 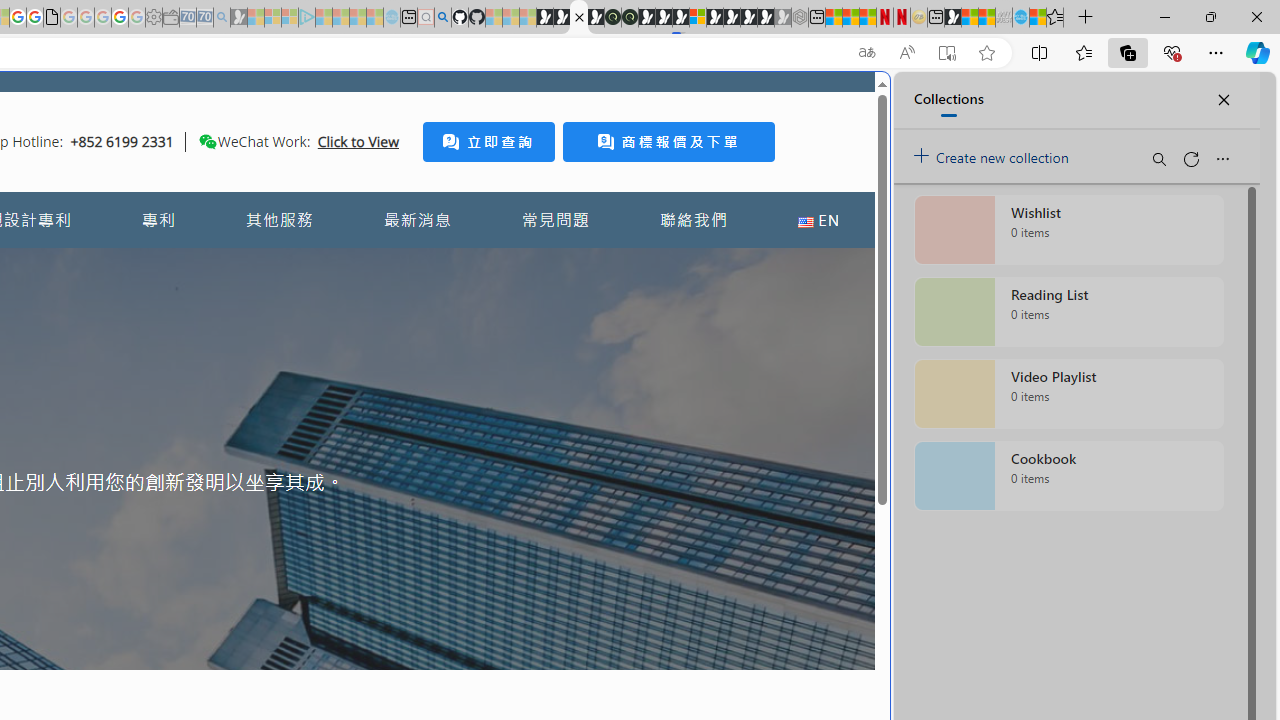 I want to click on 'Class: desktop', so click(x=207, y=140).